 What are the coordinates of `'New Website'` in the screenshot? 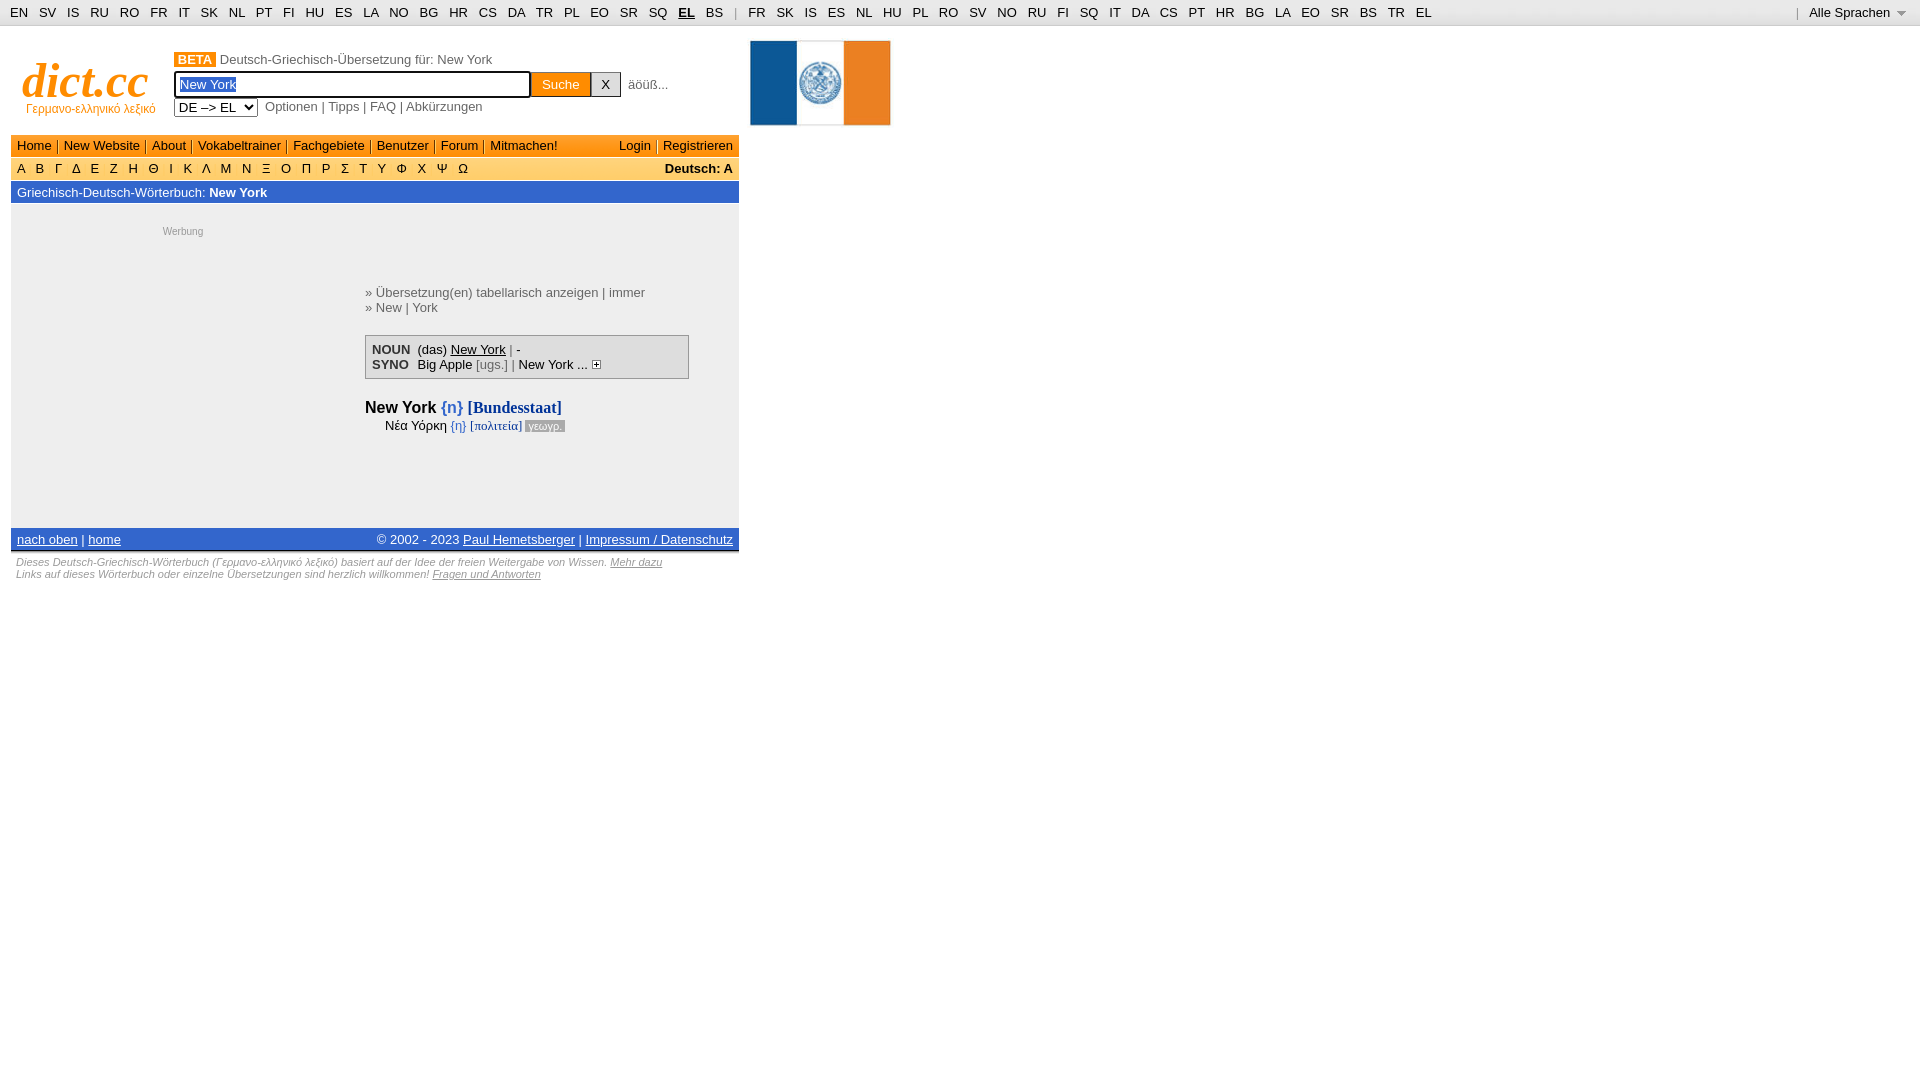 It's located at (100, 144).